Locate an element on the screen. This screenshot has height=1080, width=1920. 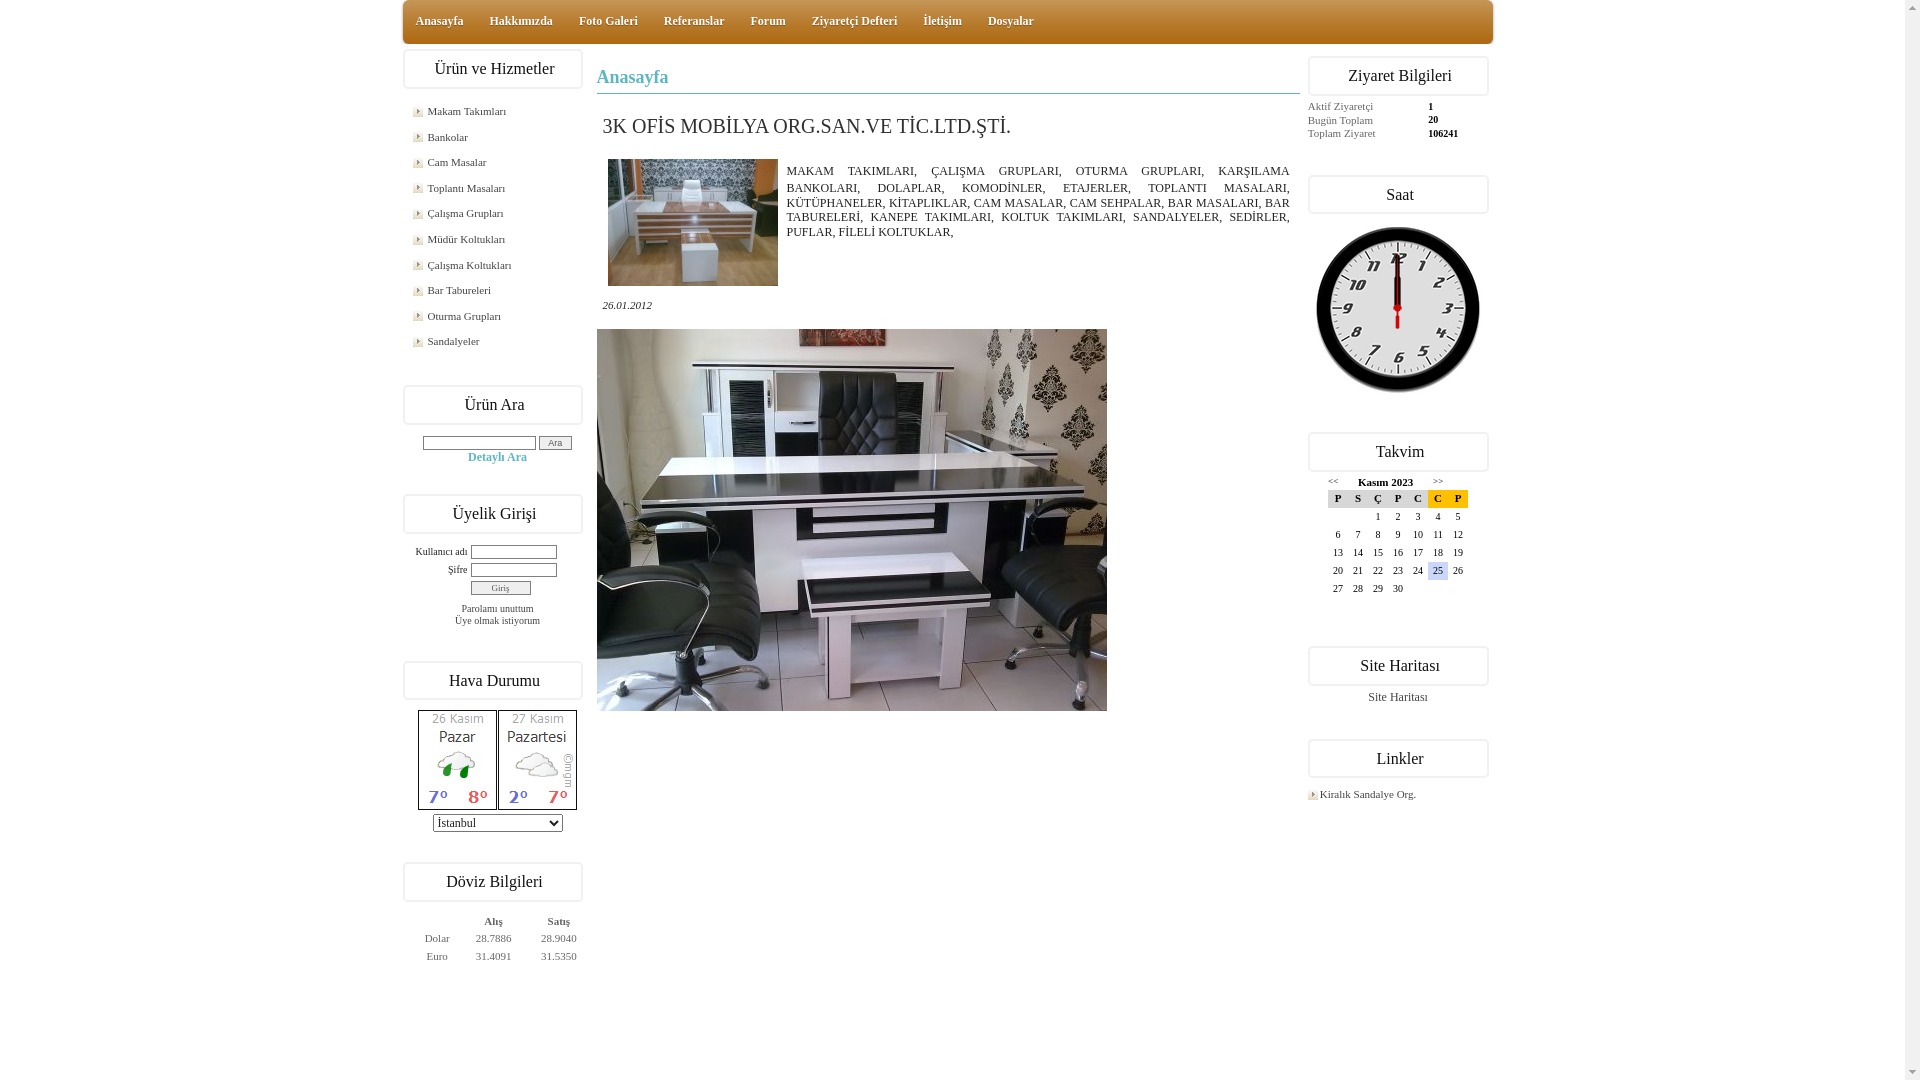
'Referanslar' is located at coordinates (694, 20).